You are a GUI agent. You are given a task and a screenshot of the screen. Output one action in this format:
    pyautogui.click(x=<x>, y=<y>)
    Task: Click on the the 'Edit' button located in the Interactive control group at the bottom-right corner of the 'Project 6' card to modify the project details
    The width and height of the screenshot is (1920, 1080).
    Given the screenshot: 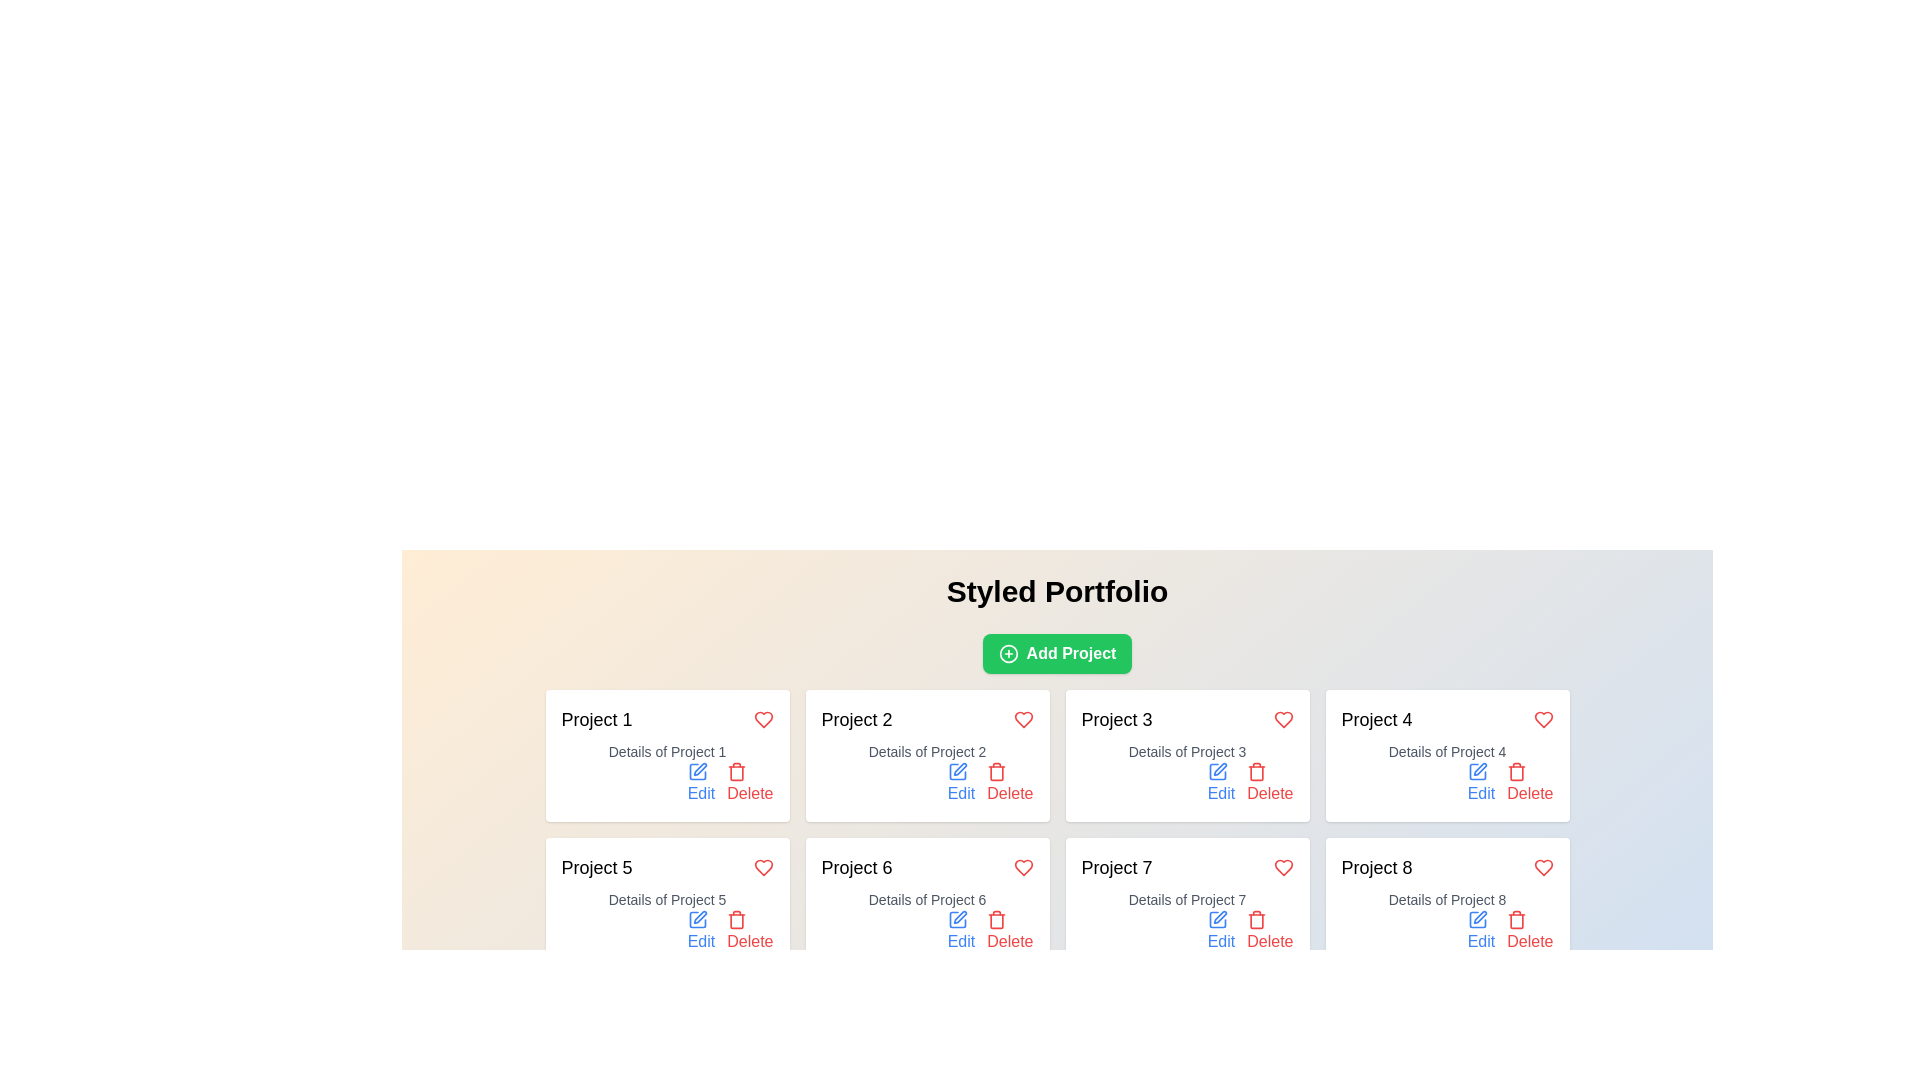 What is the action you would take?
    pyautogui.click(x=926, y=932)
    